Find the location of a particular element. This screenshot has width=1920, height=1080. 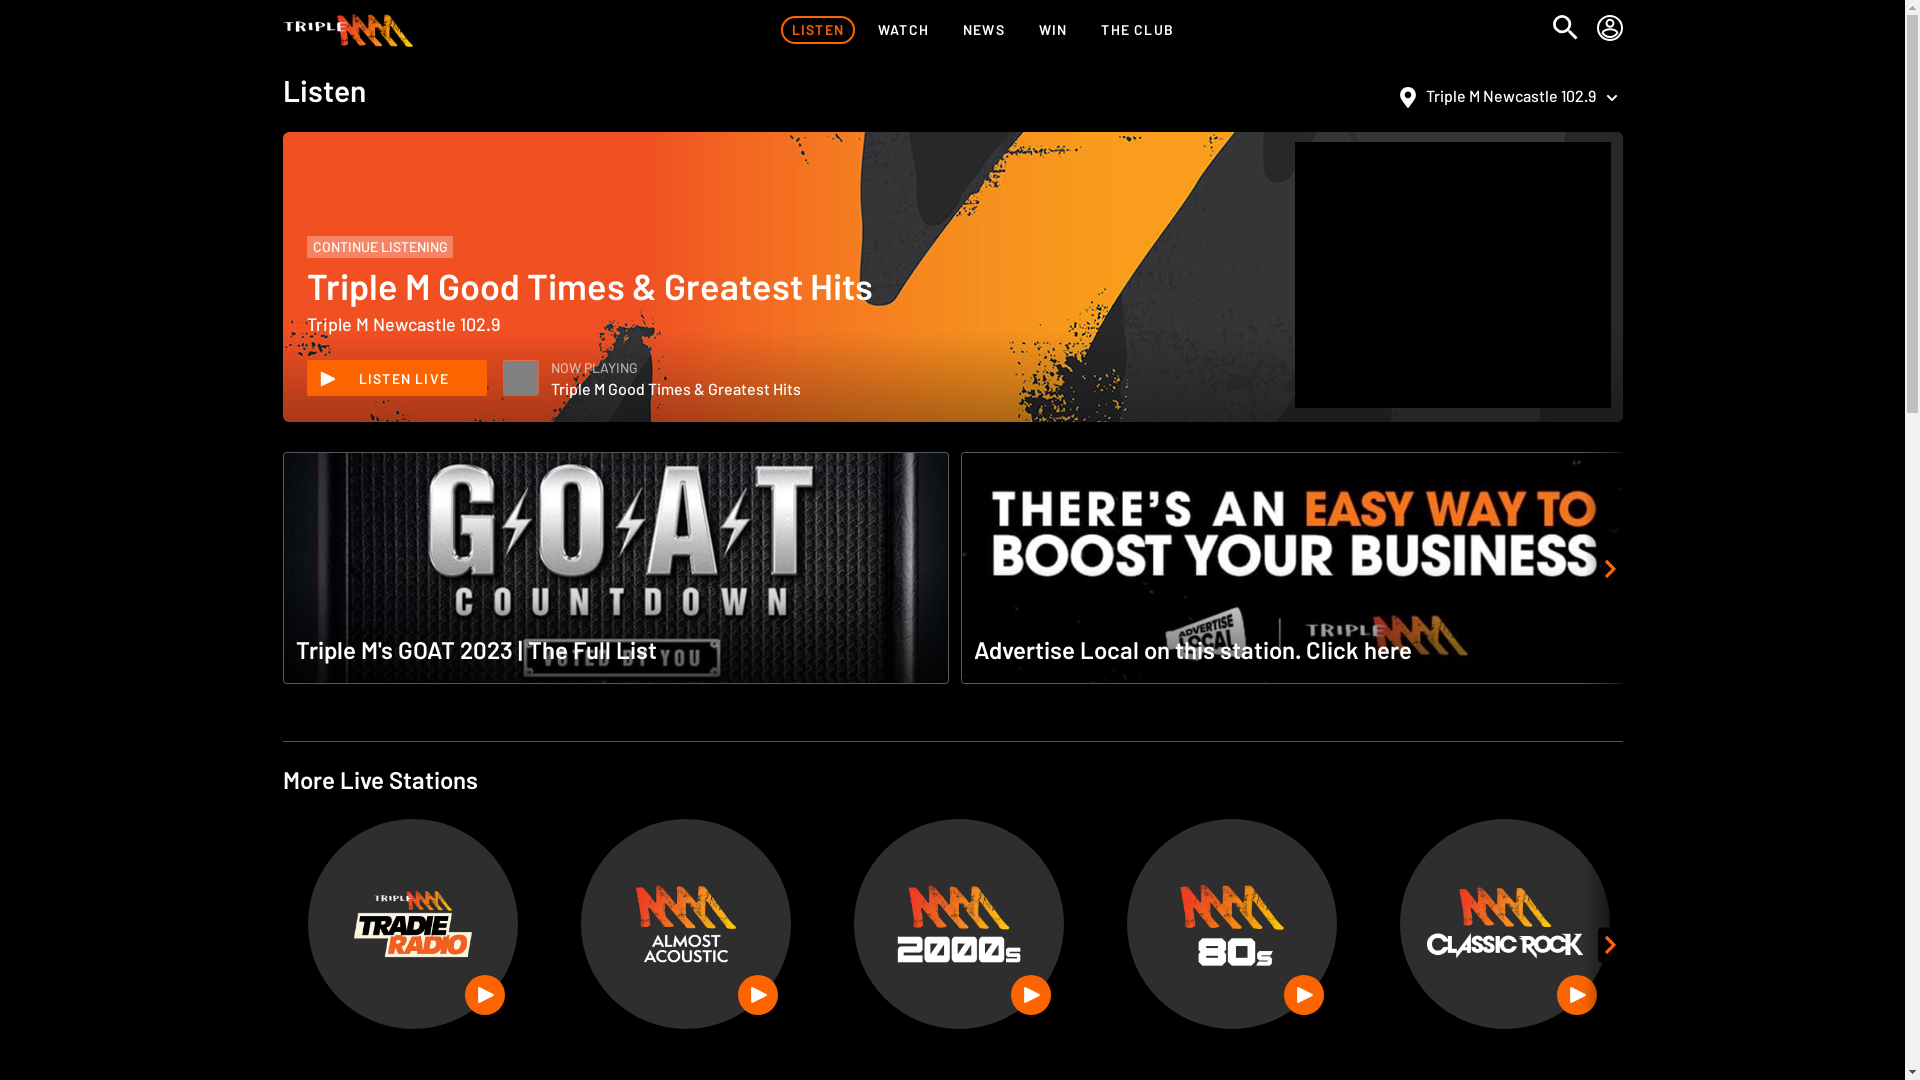

'WATCH' is located at coordinates (867, 30).